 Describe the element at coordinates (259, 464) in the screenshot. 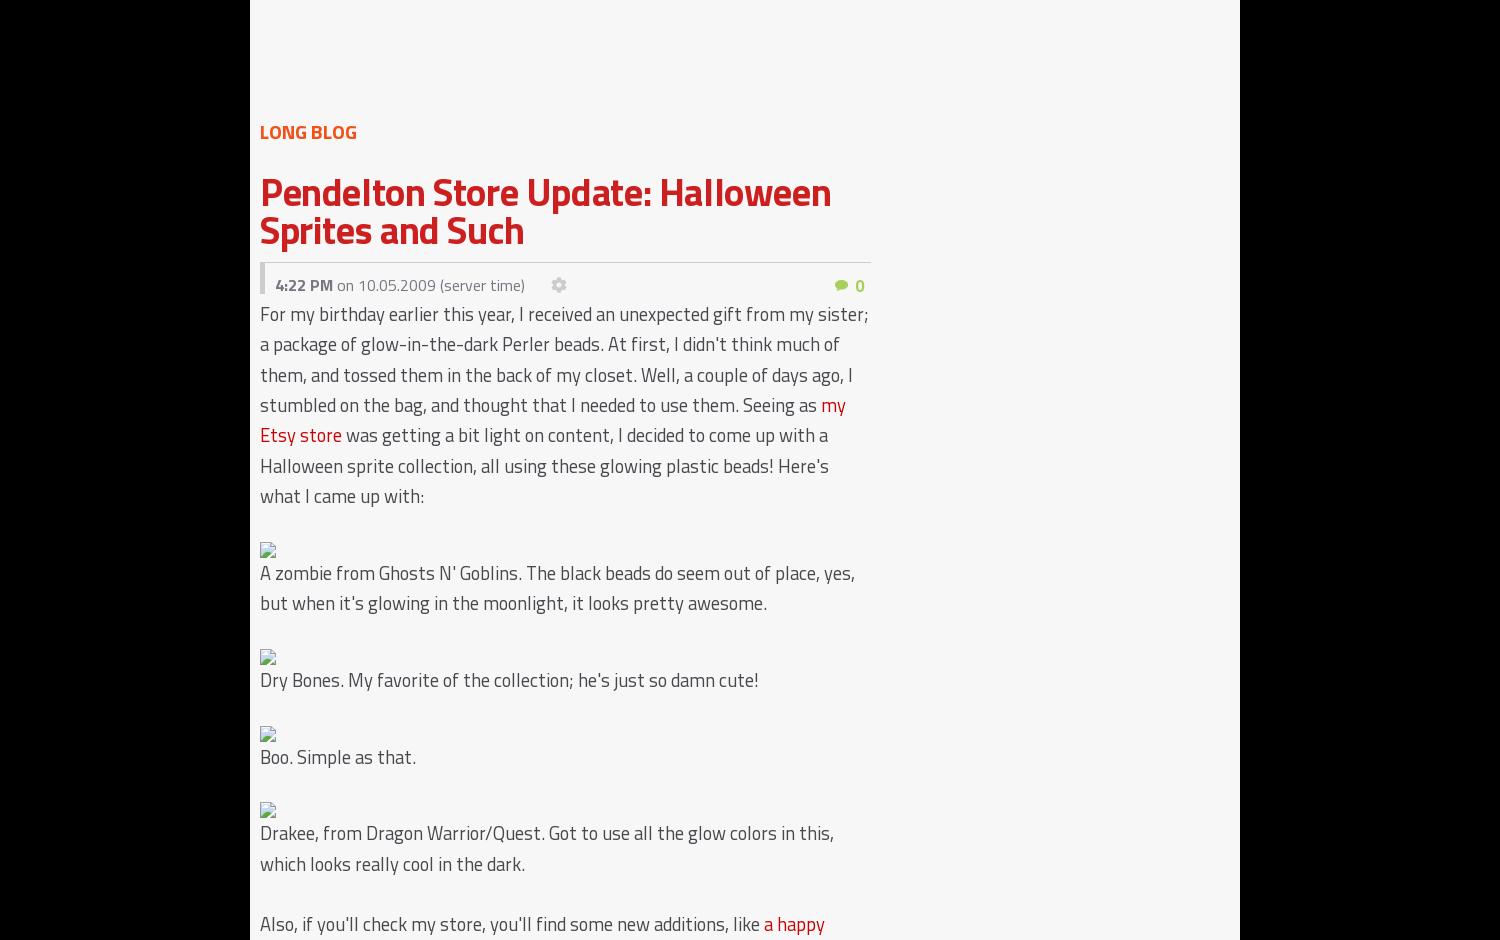

I see `'was getting a bit light on content, I decided to come up with a Halloween sprite collection, all using these glowing plastic beads! Here's what I came up with:'` at that location.